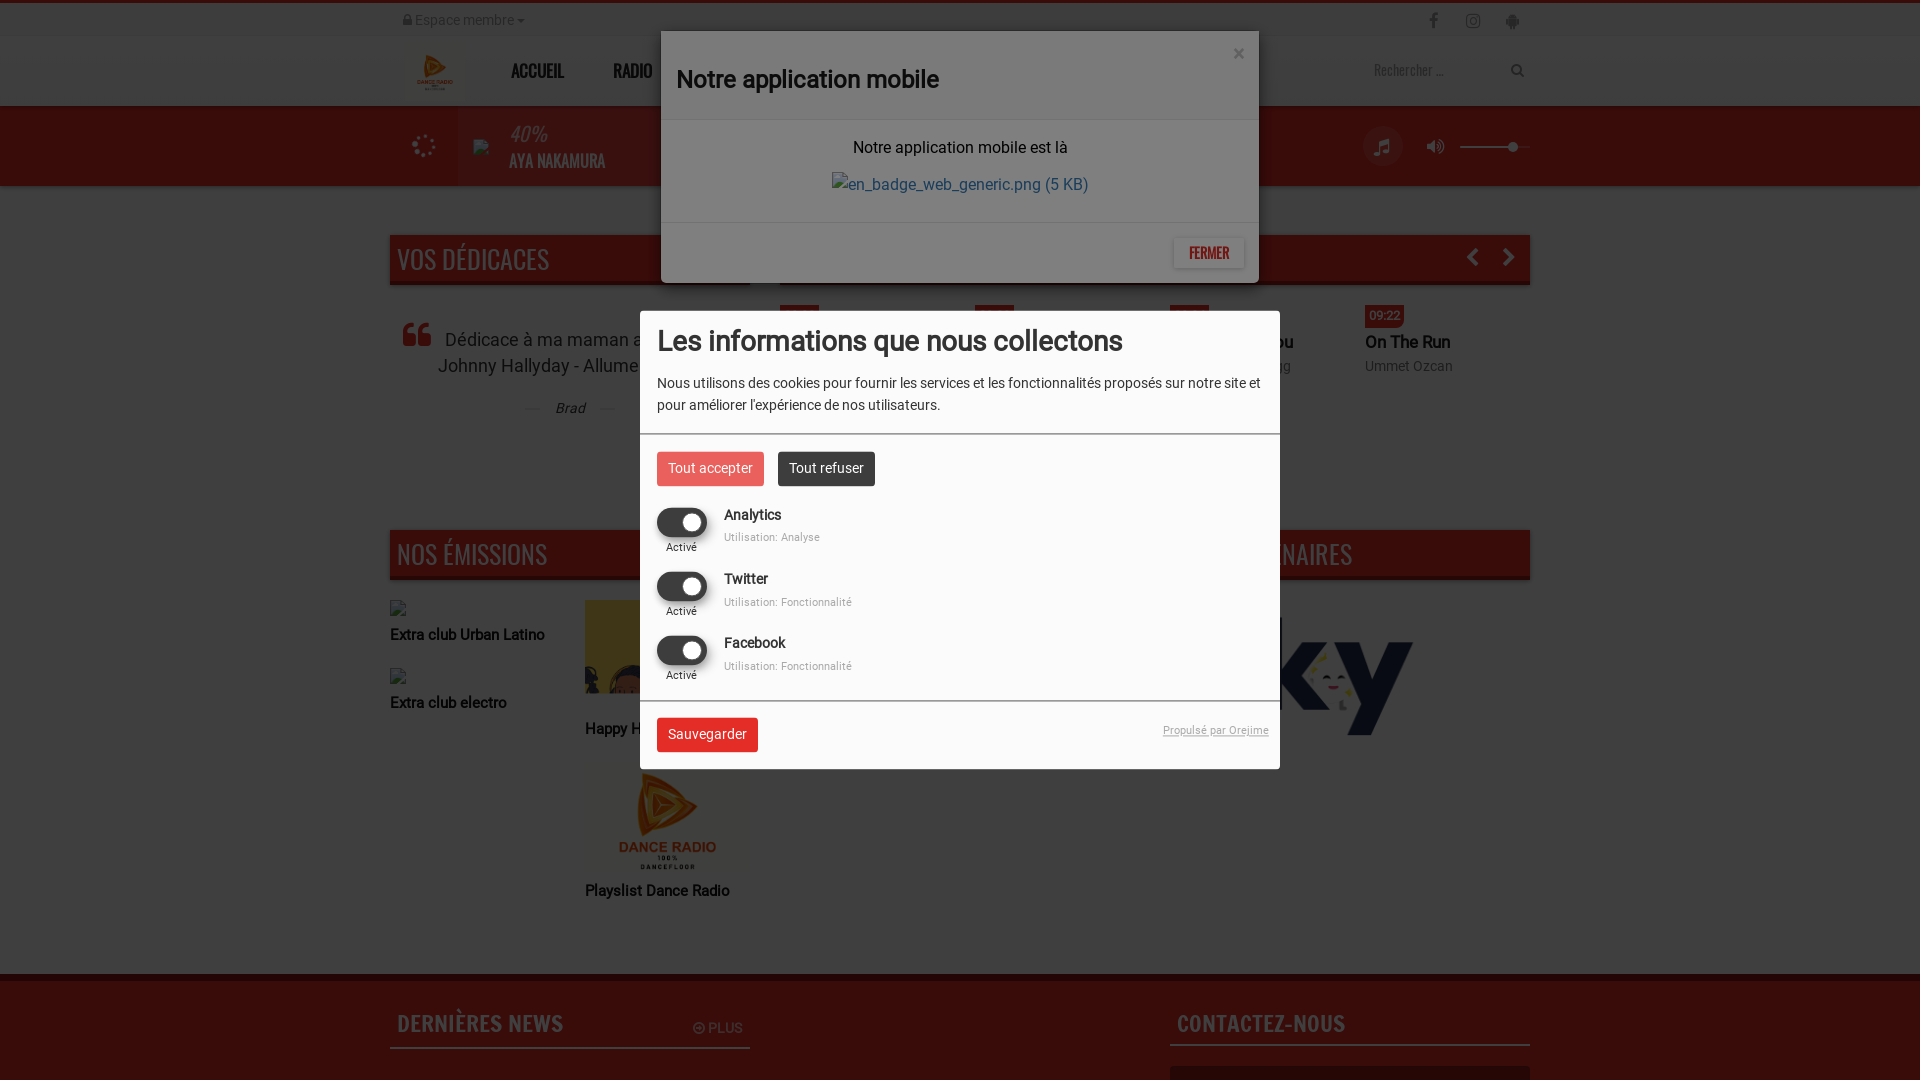 The height and width of the screenshot is (1080, 1920). I want to click on 'Extra club Urban Latino', so click(471, 635).